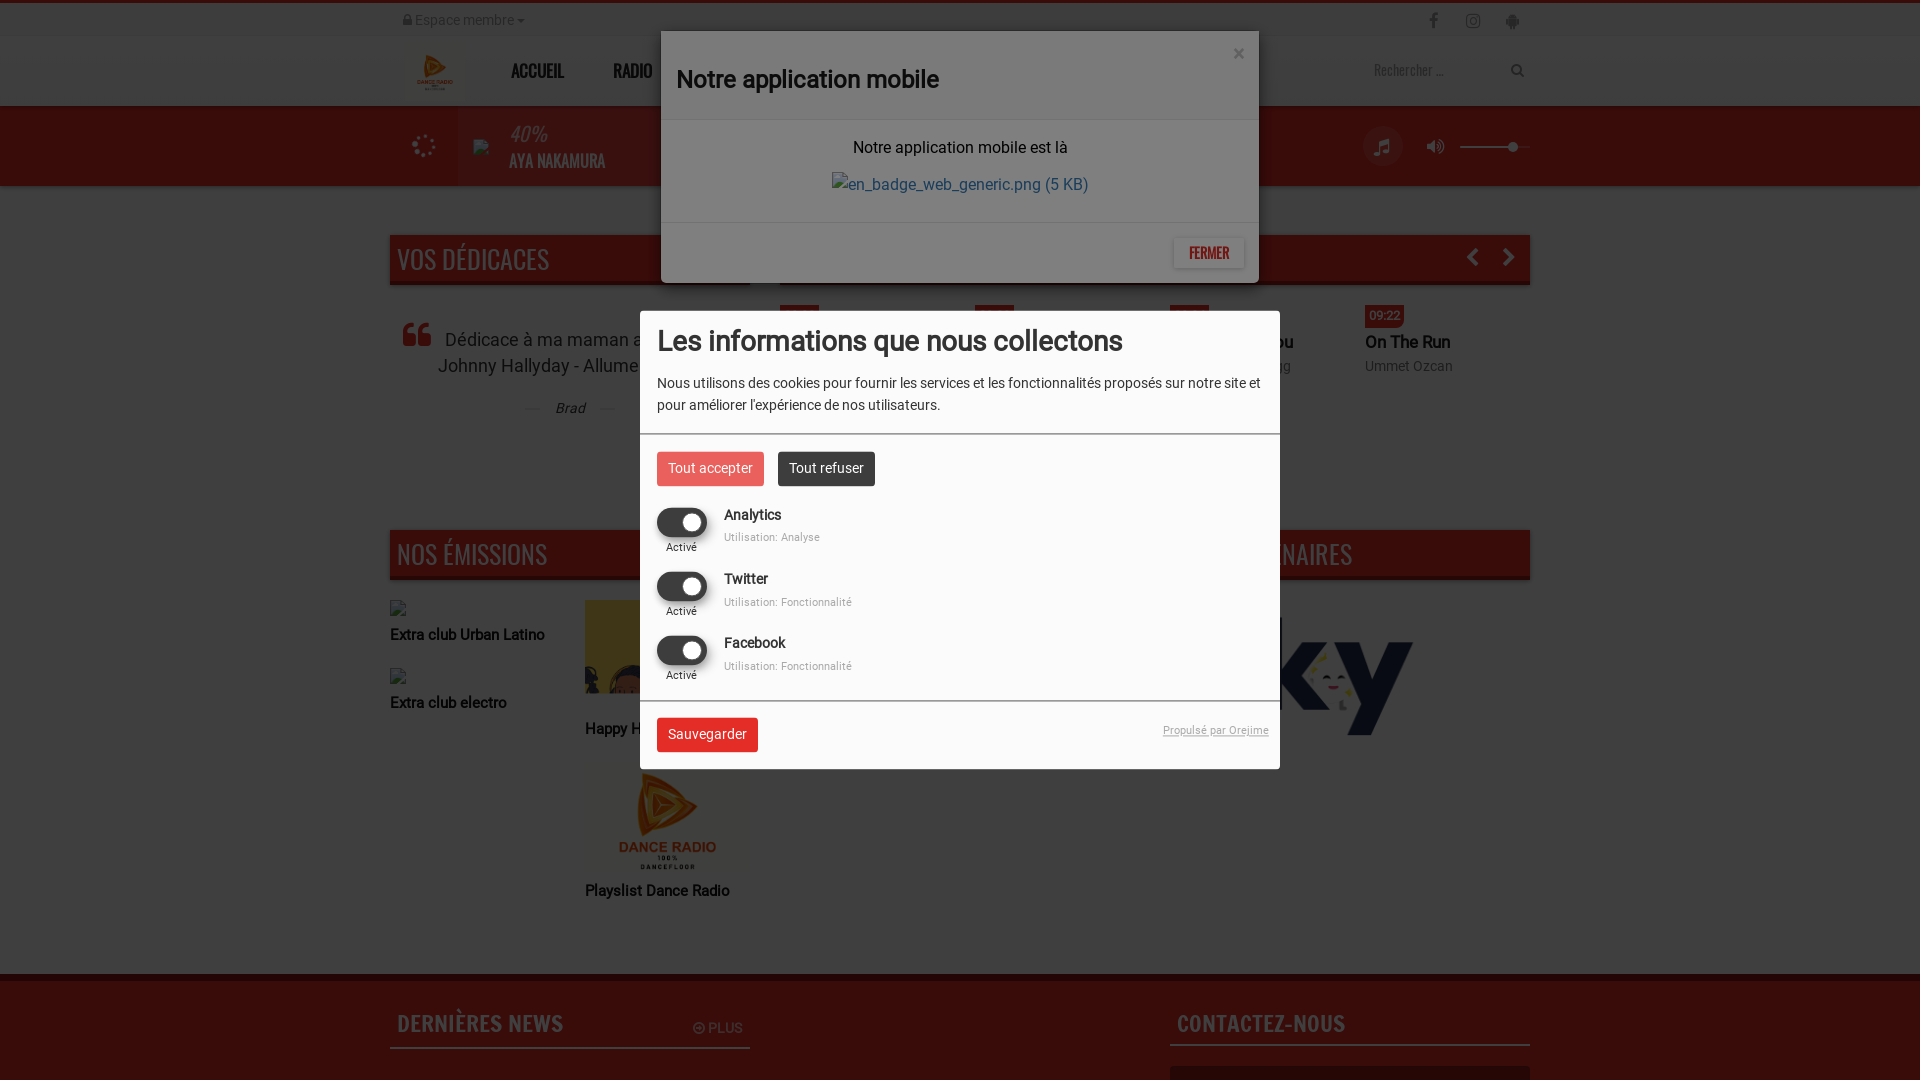 The height and width of the screenshot is (1080, 1920). I want to click on 'Extra club Urban Latino', so click(471, 635).